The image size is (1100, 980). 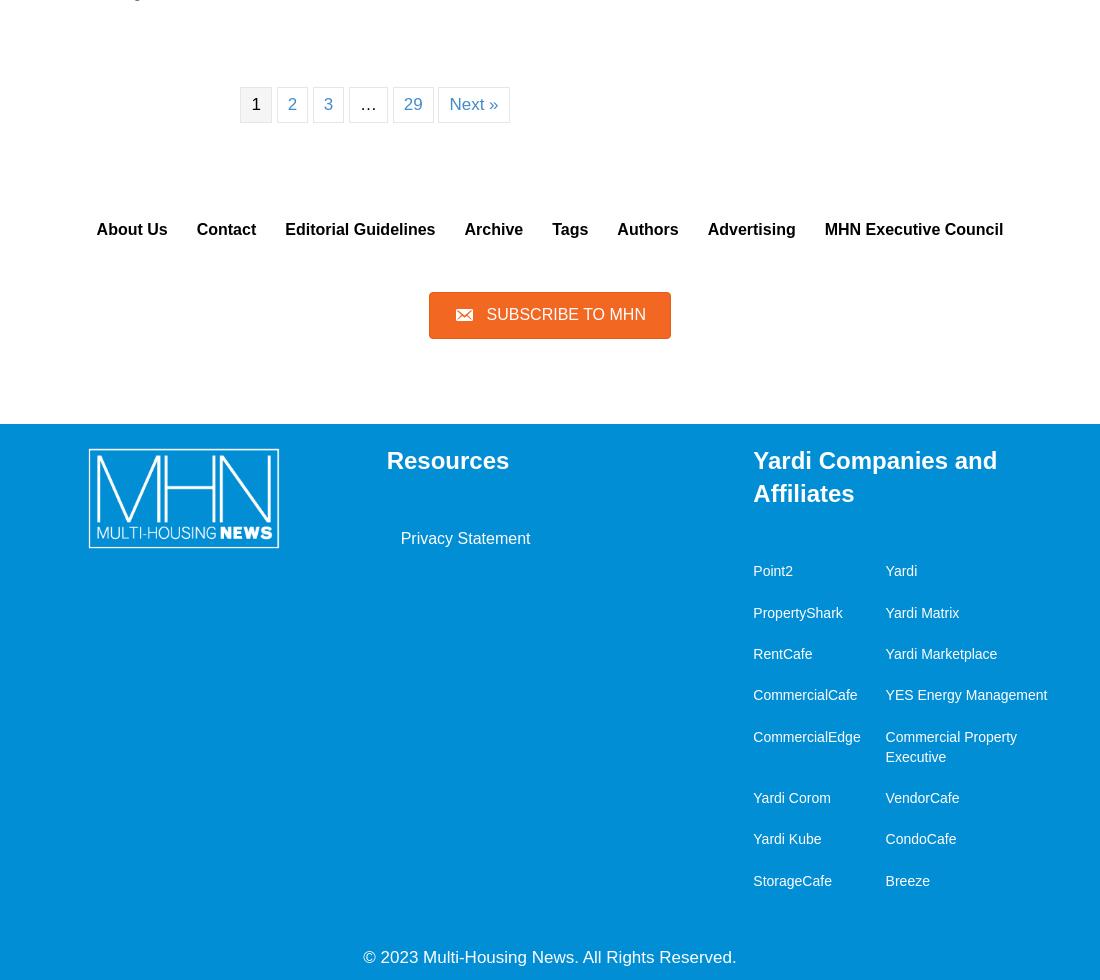 What do you see at coordinates (564, 314) in the screenshot?
I see `'Subscribe to MHN'` at bounding box center [564, 314].